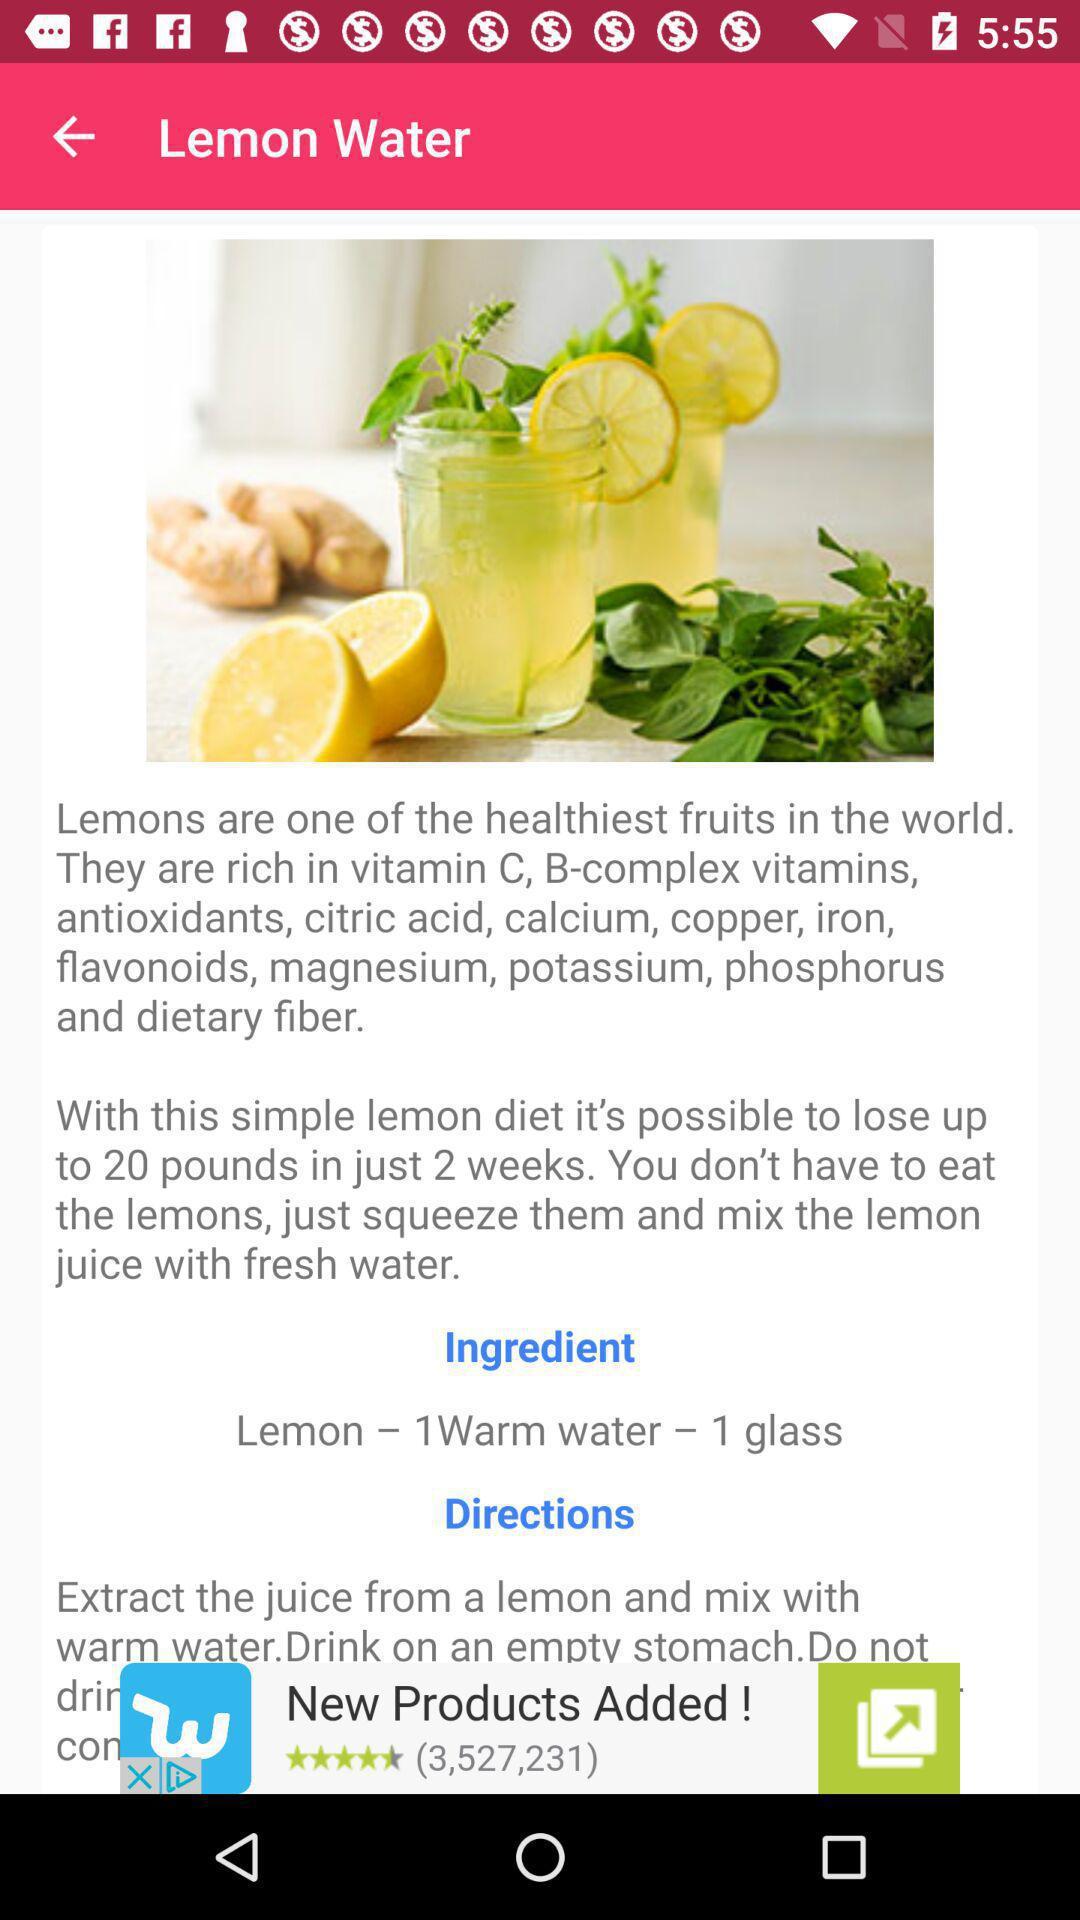 This screenshot has height=1920, width=1080. What do you see at coordinates (72, 135) in the screenshot?
I see `item to the left of lemon water item` at bounding box center [72, 135].